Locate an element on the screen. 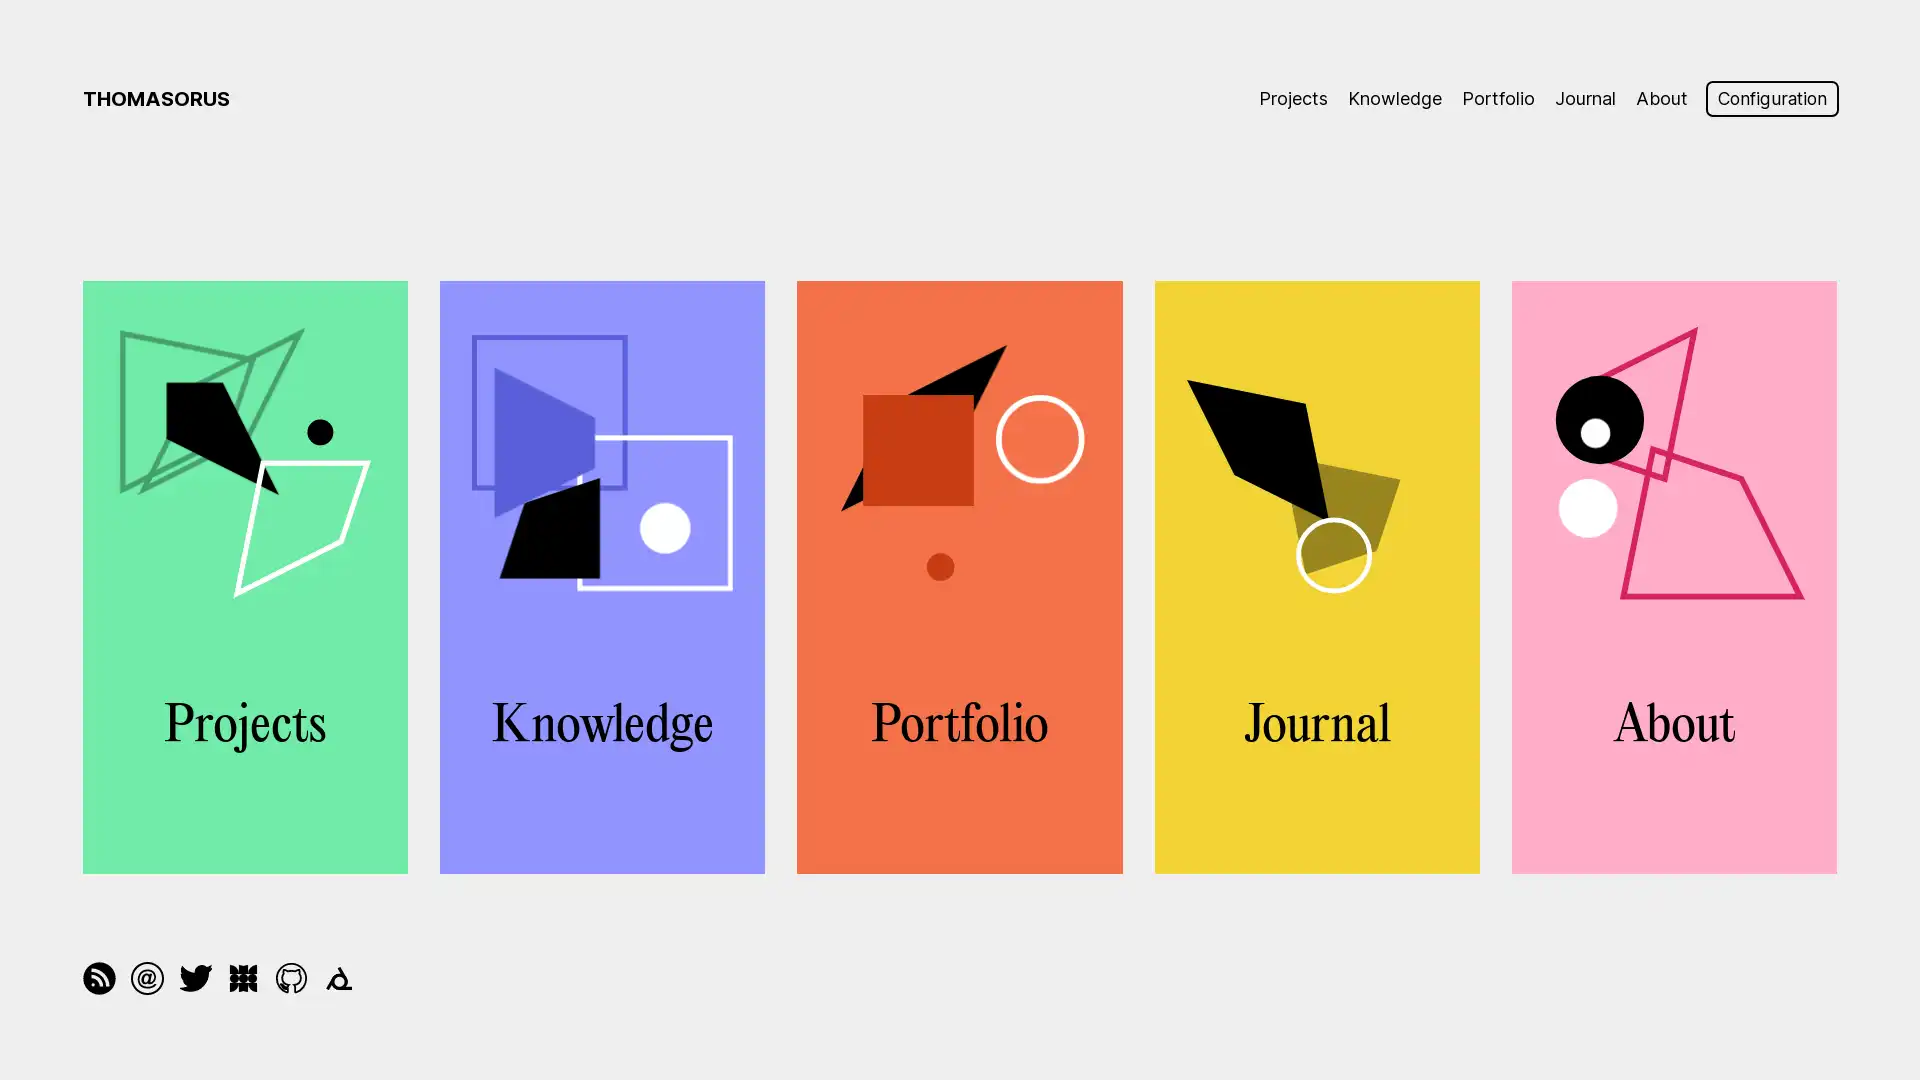 The image size is (1920, 1080). Configuration is located at coordinates (1767, 99).